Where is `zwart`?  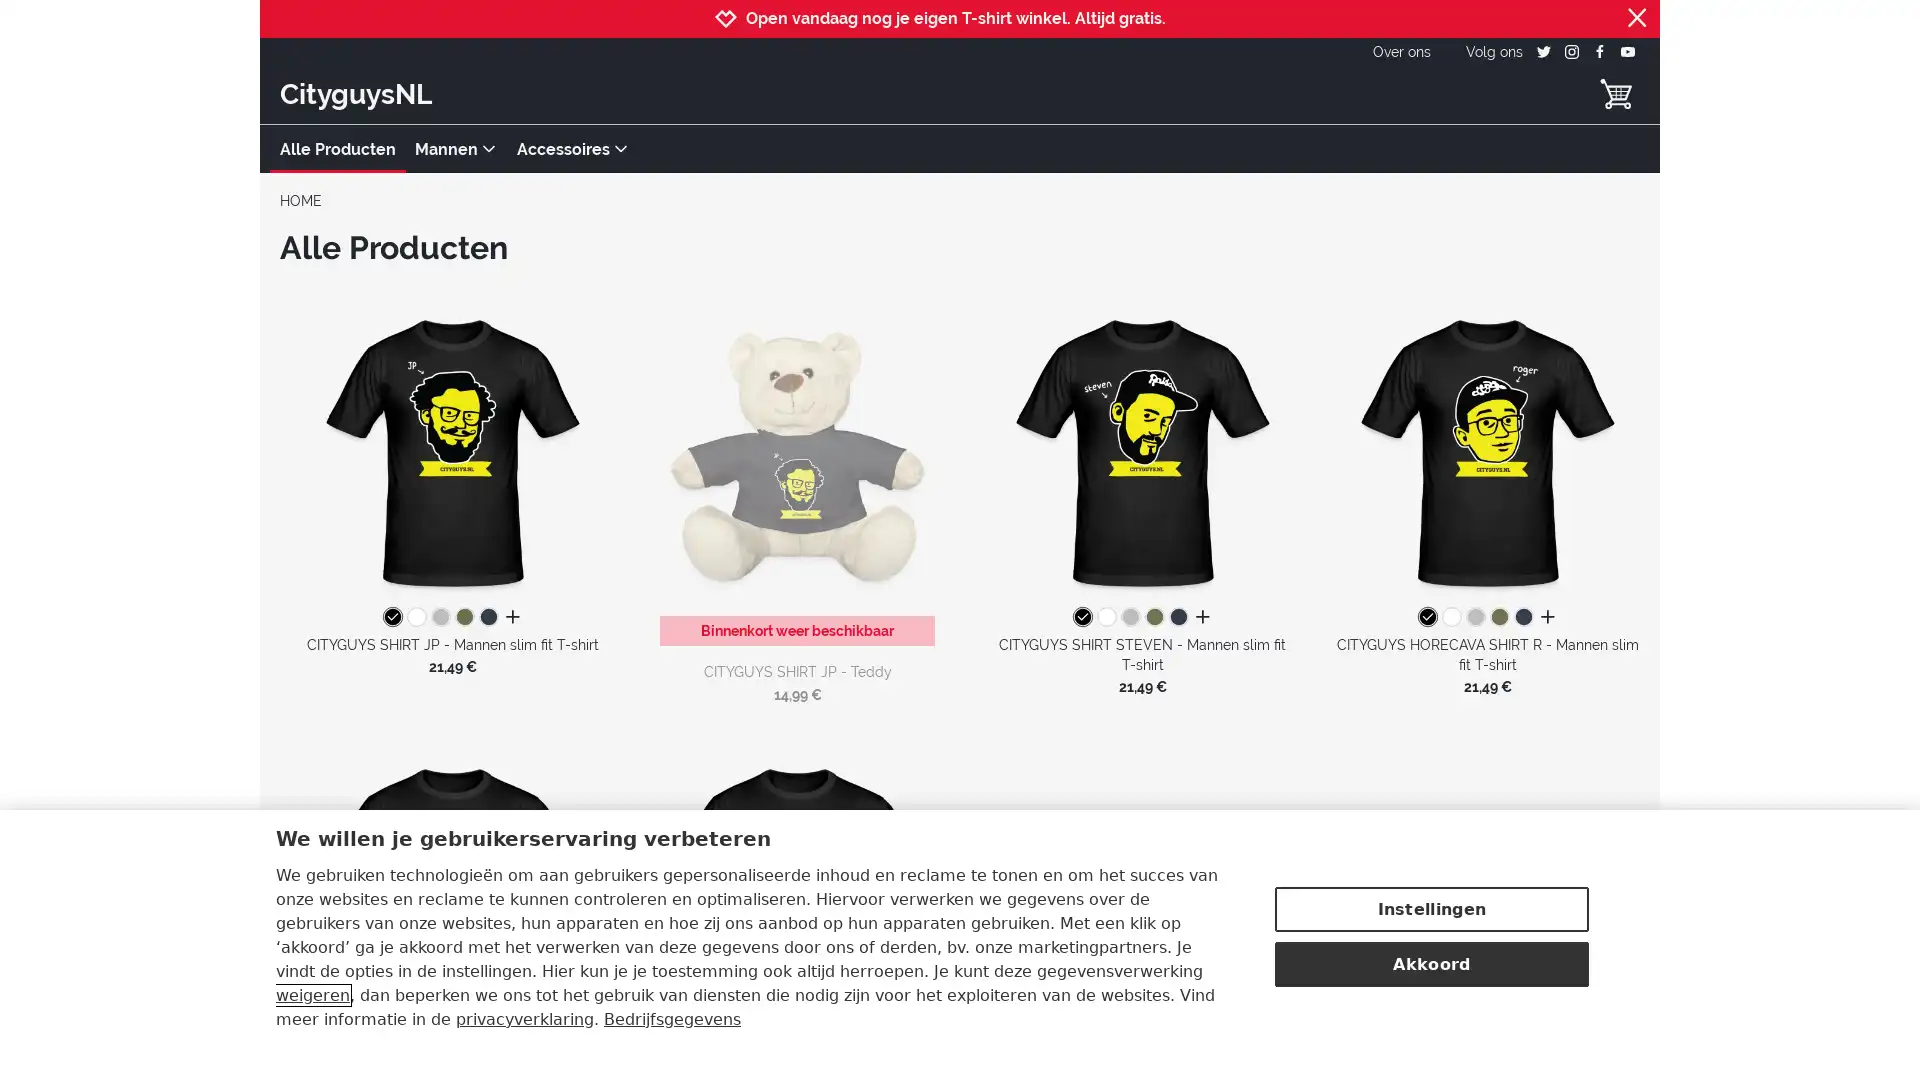 zwart is located at coordinates (392, 617).